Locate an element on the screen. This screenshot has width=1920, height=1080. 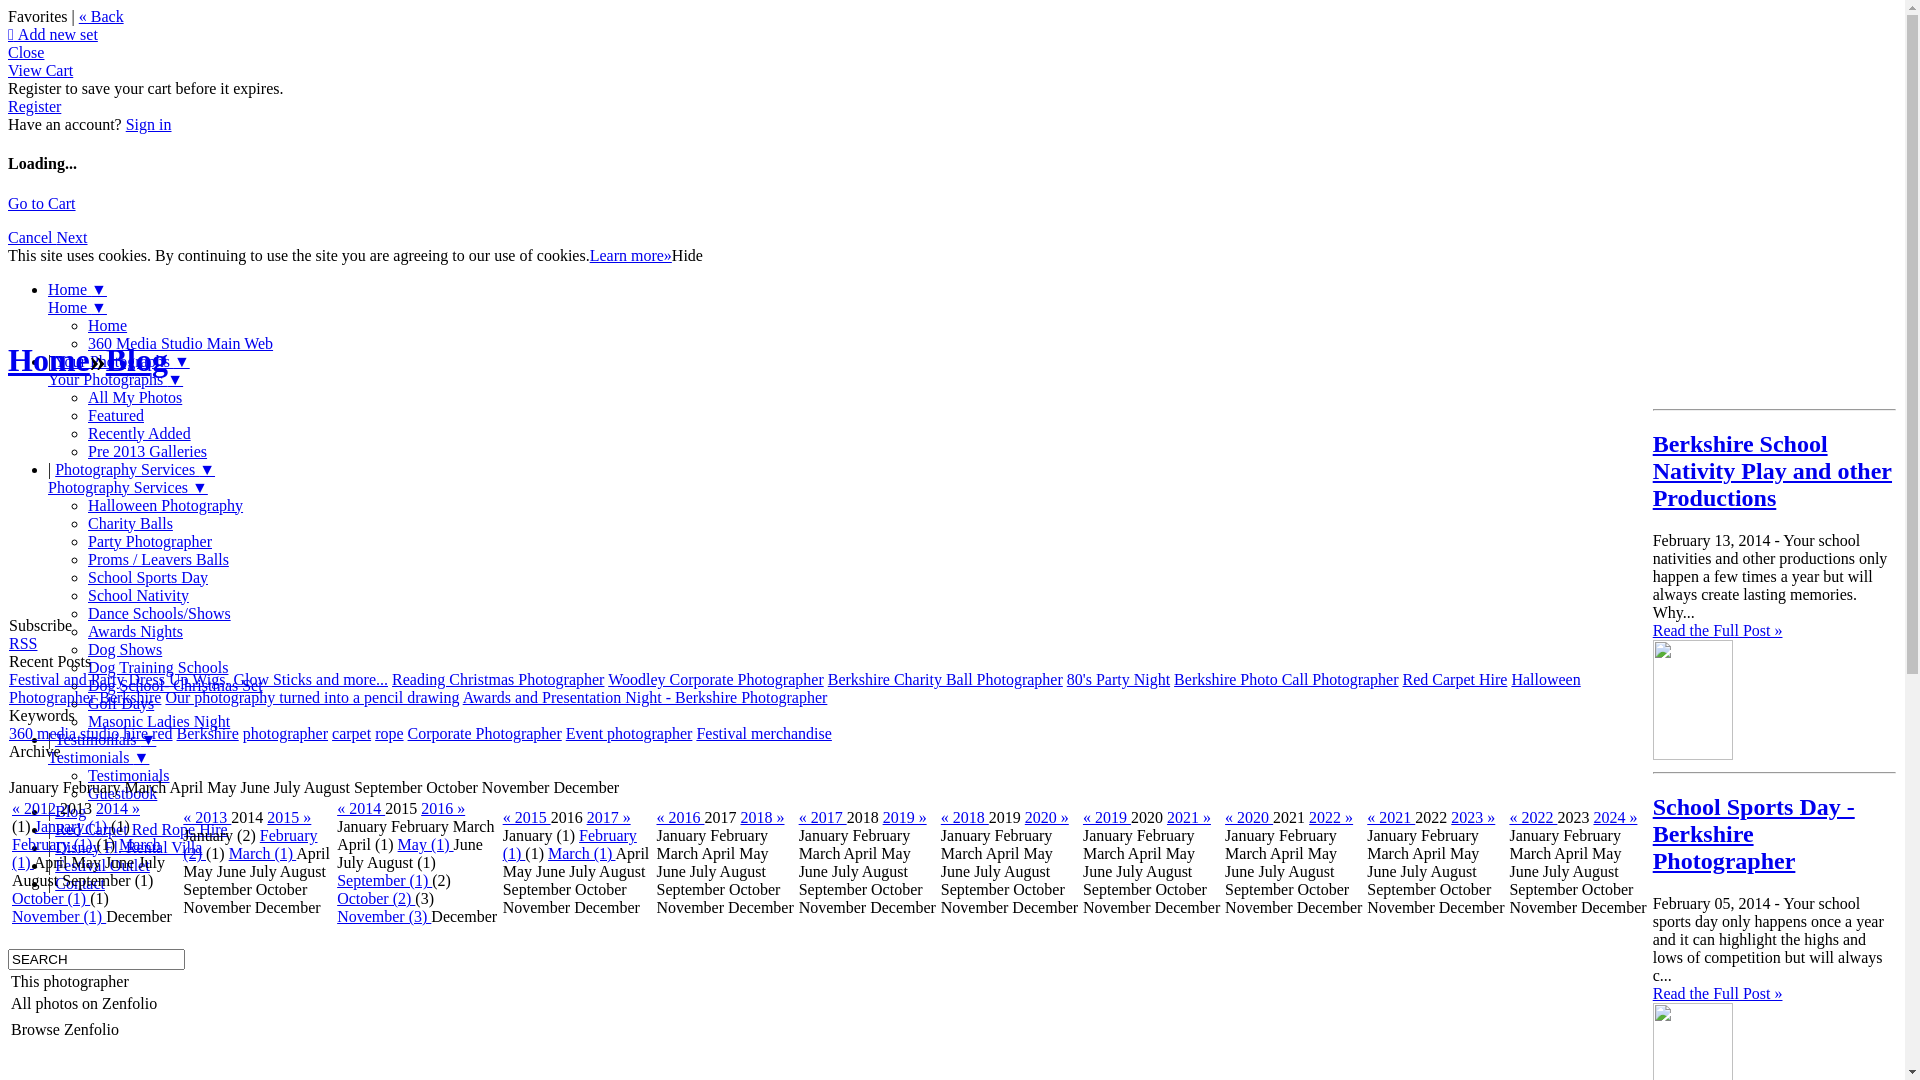
'Charity Balls' is located at coordinates (129, 522).